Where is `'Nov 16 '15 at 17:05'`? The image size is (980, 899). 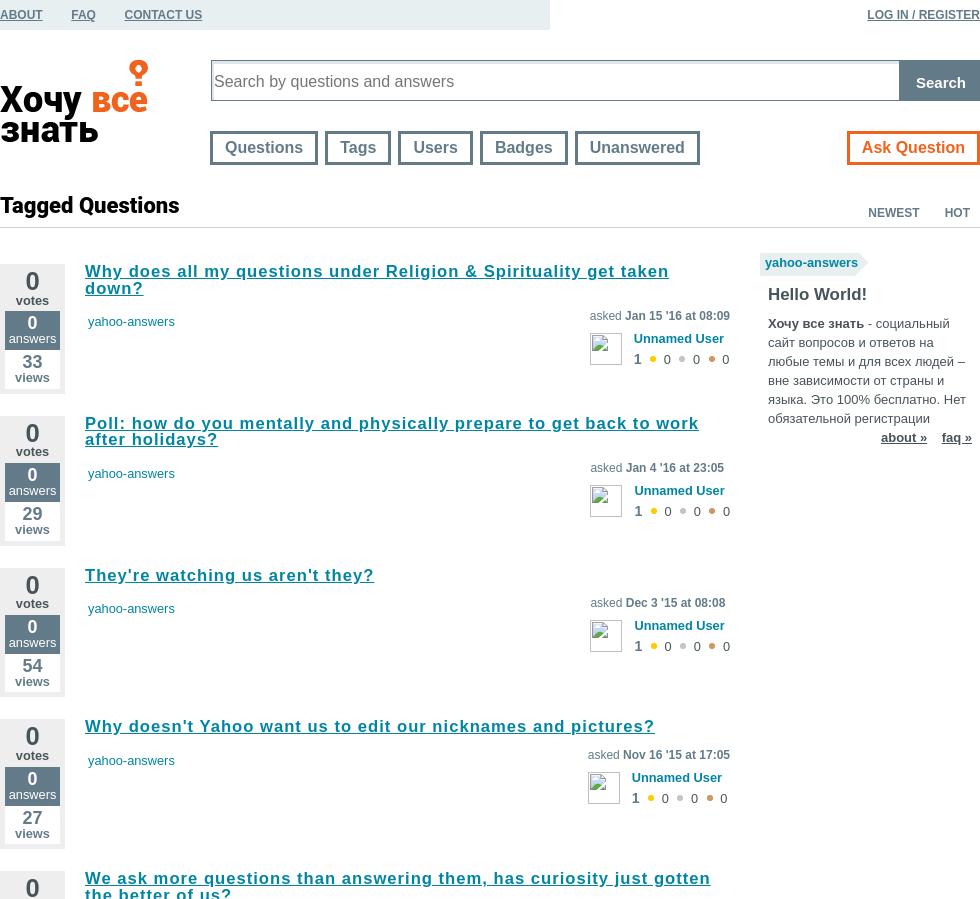
'Nov 16 '15 at 17:05' is located at coordinates (676, 754).